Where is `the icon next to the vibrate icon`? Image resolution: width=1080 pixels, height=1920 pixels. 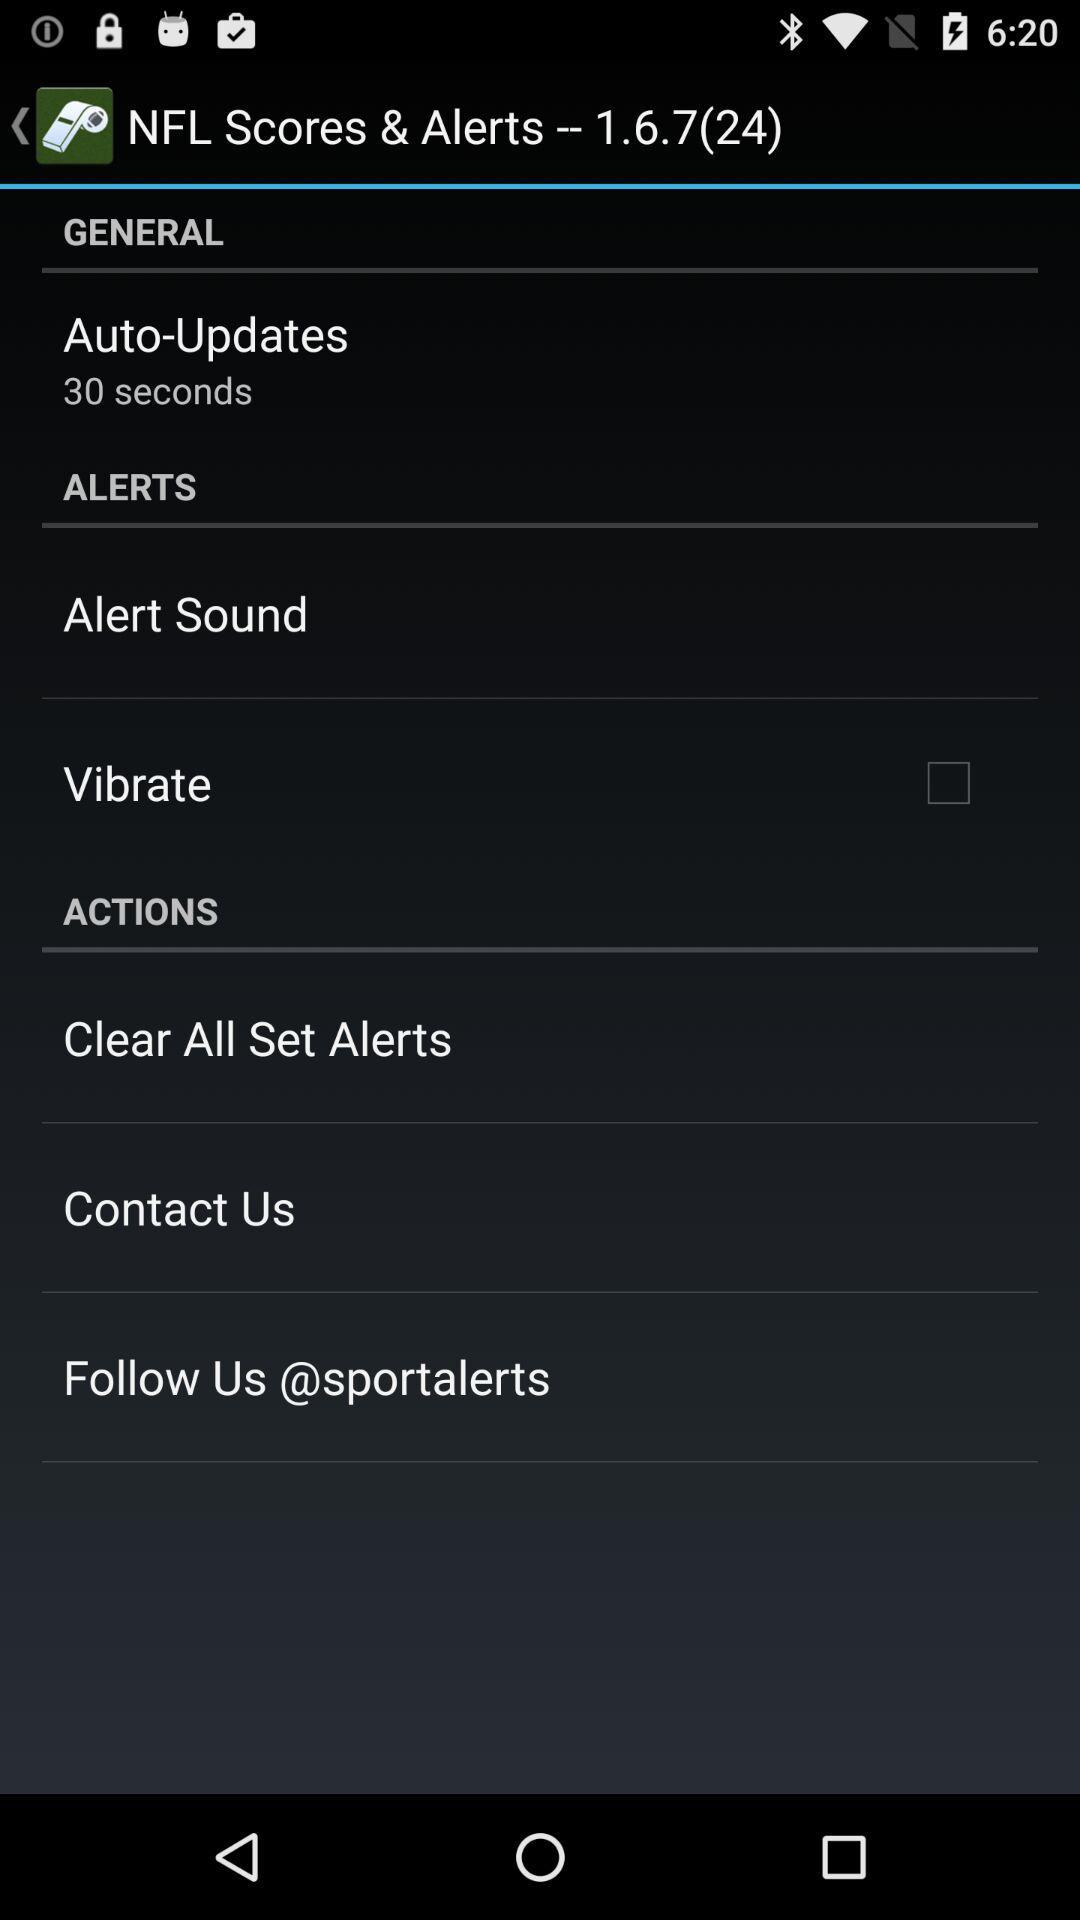
the icon next to the vibrate icon is located at coordinates (947, 781).